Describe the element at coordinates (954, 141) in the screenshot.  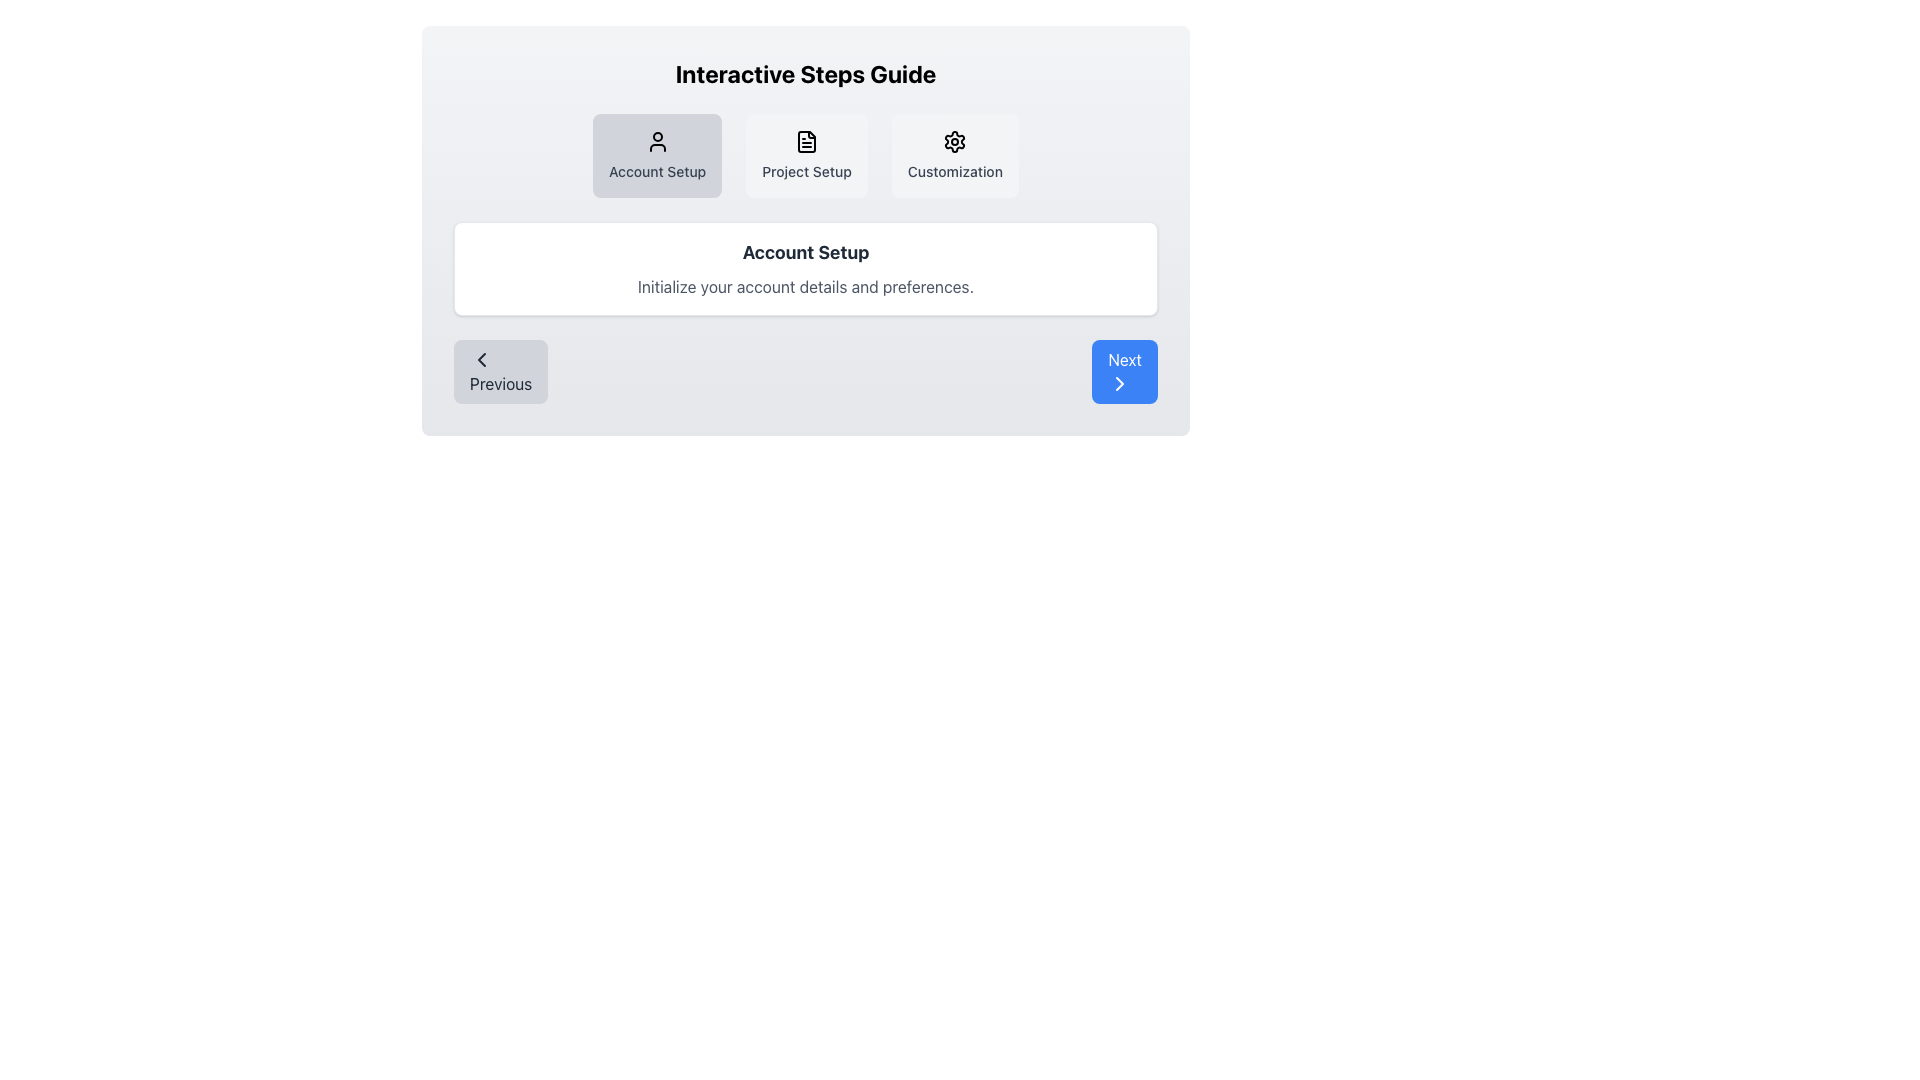
I see `the gear or settings icon located in the 'Customization' section` at that location.